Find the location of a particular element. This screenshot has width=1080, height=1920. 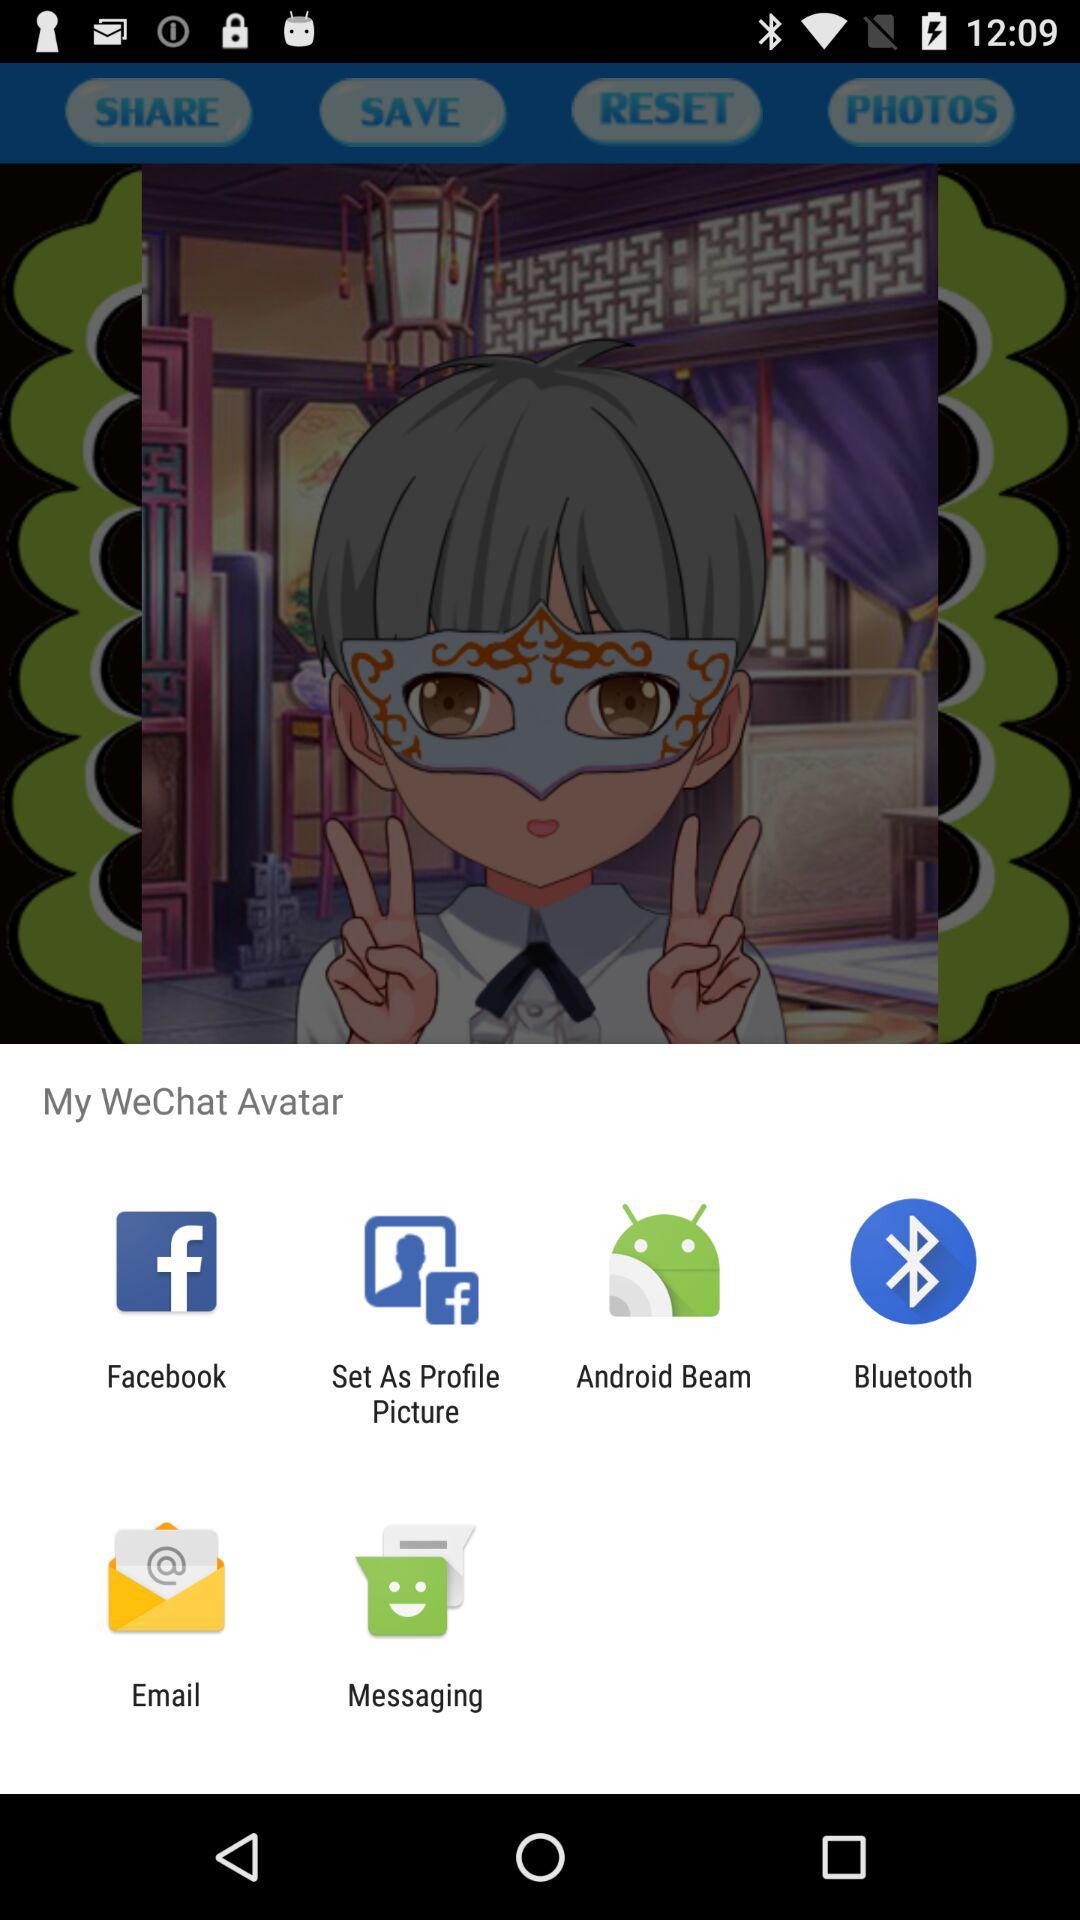

the facebook is located at coordinates (165, 1392).